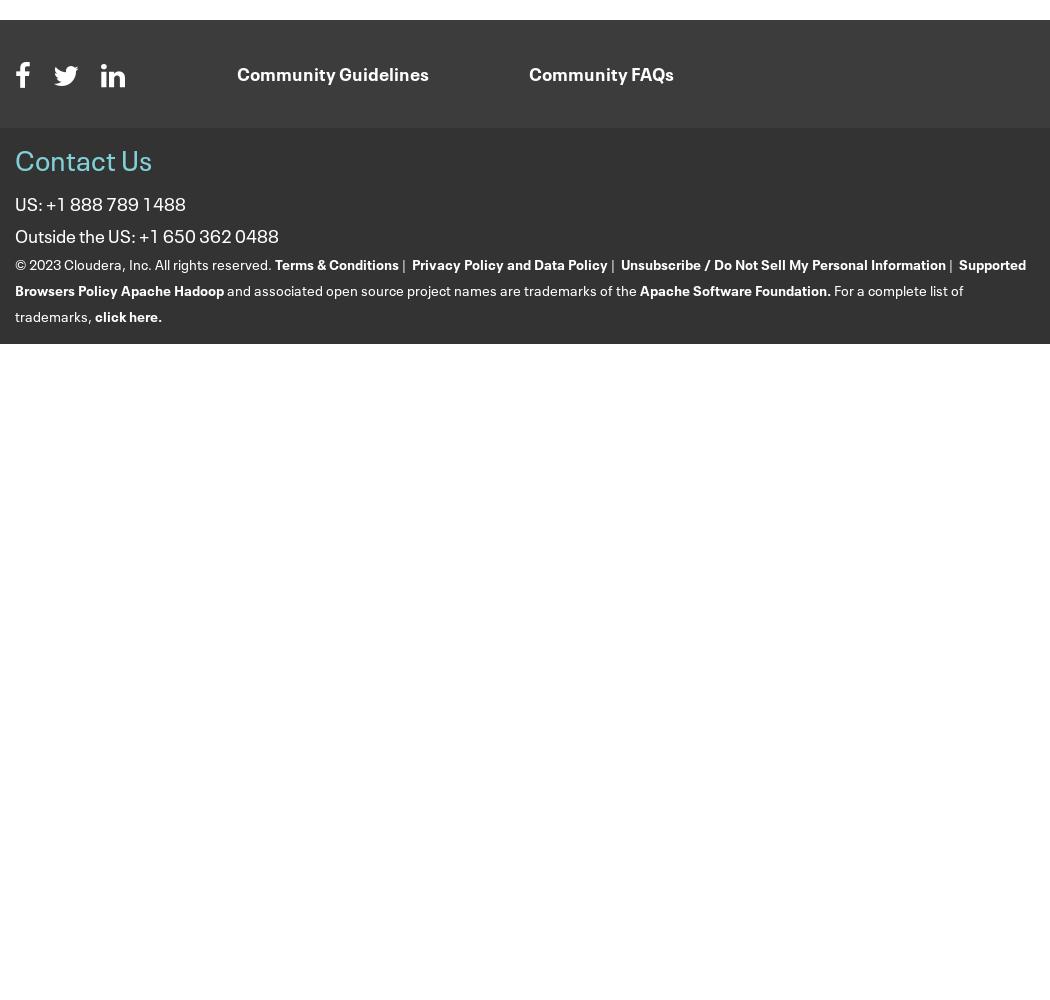 Image resolution: width=1050 pixels, height=1000 pixels. What do you see at coordinates (337, 262) in the screenshot?
I see `'Terms & Conditions'` at bounding box center [337, 262].